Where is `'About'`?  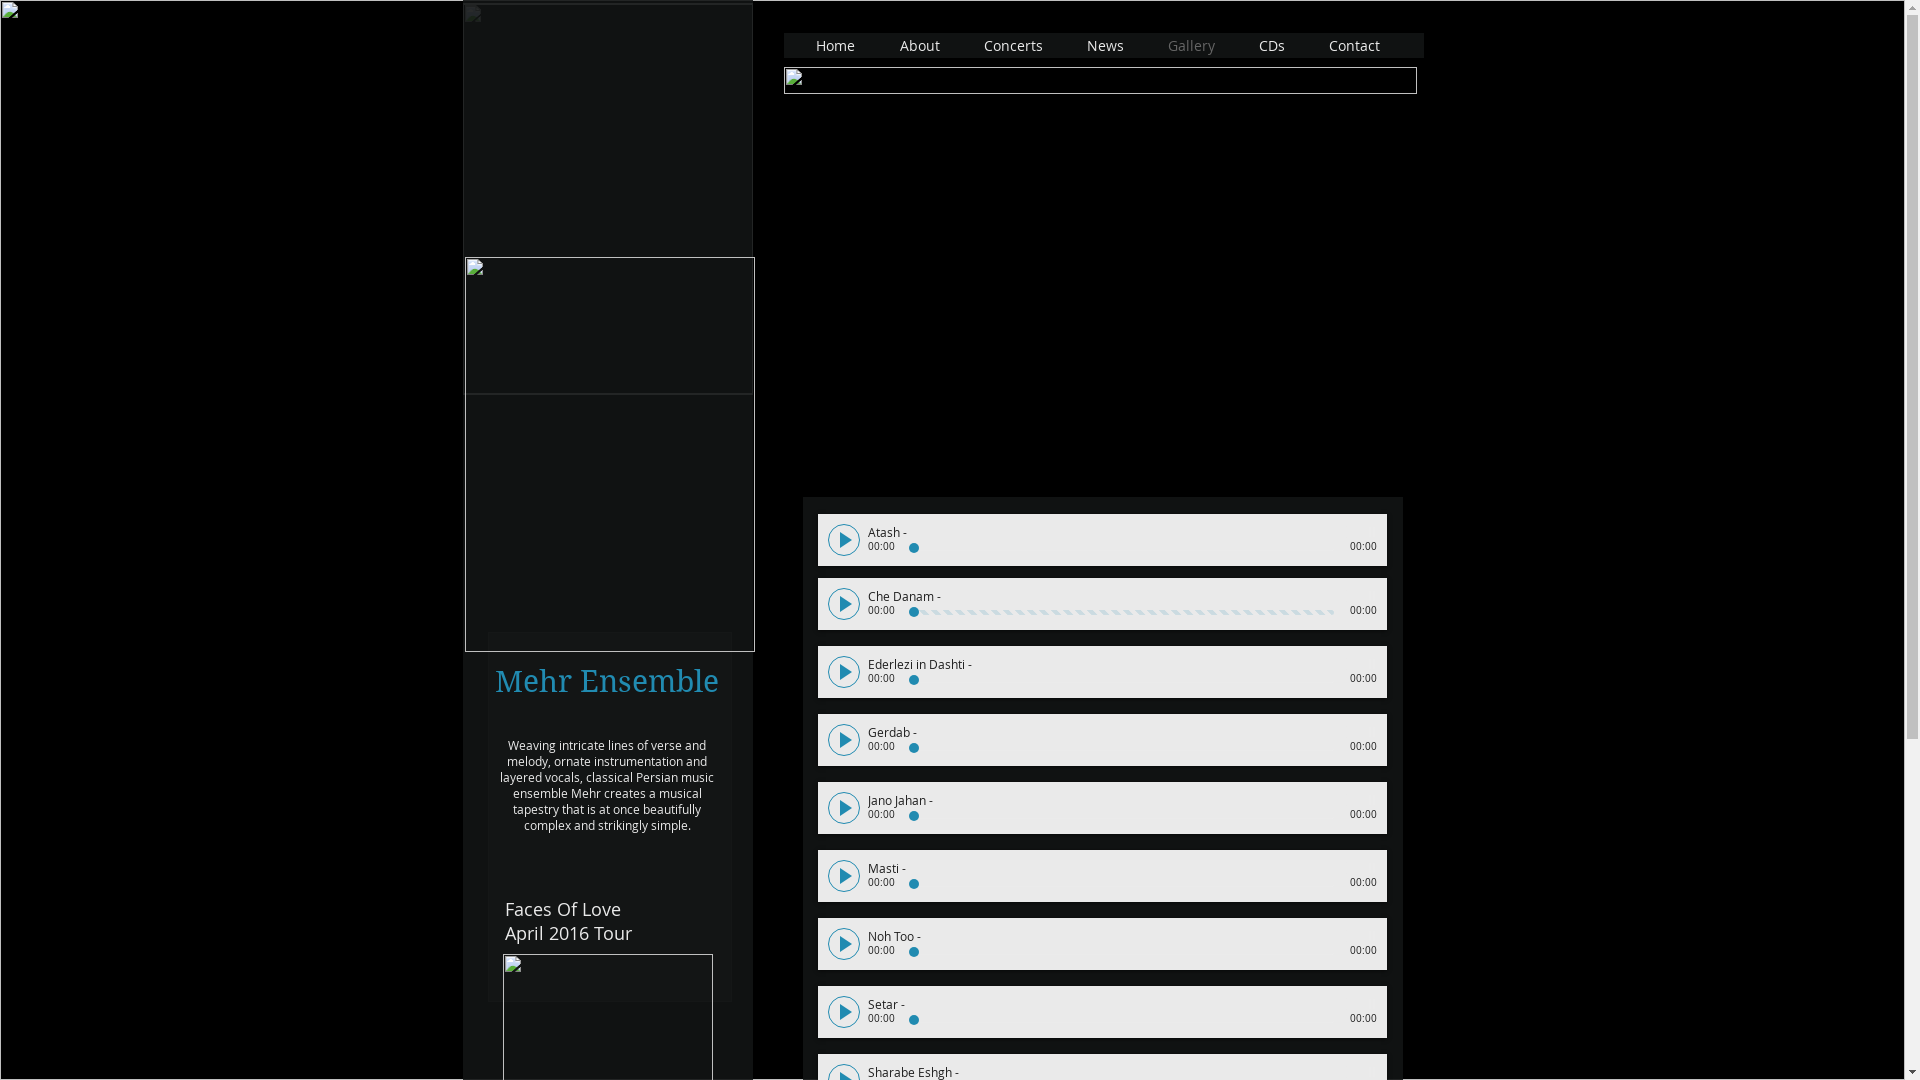 'About' is located at coordinates (879, 45).